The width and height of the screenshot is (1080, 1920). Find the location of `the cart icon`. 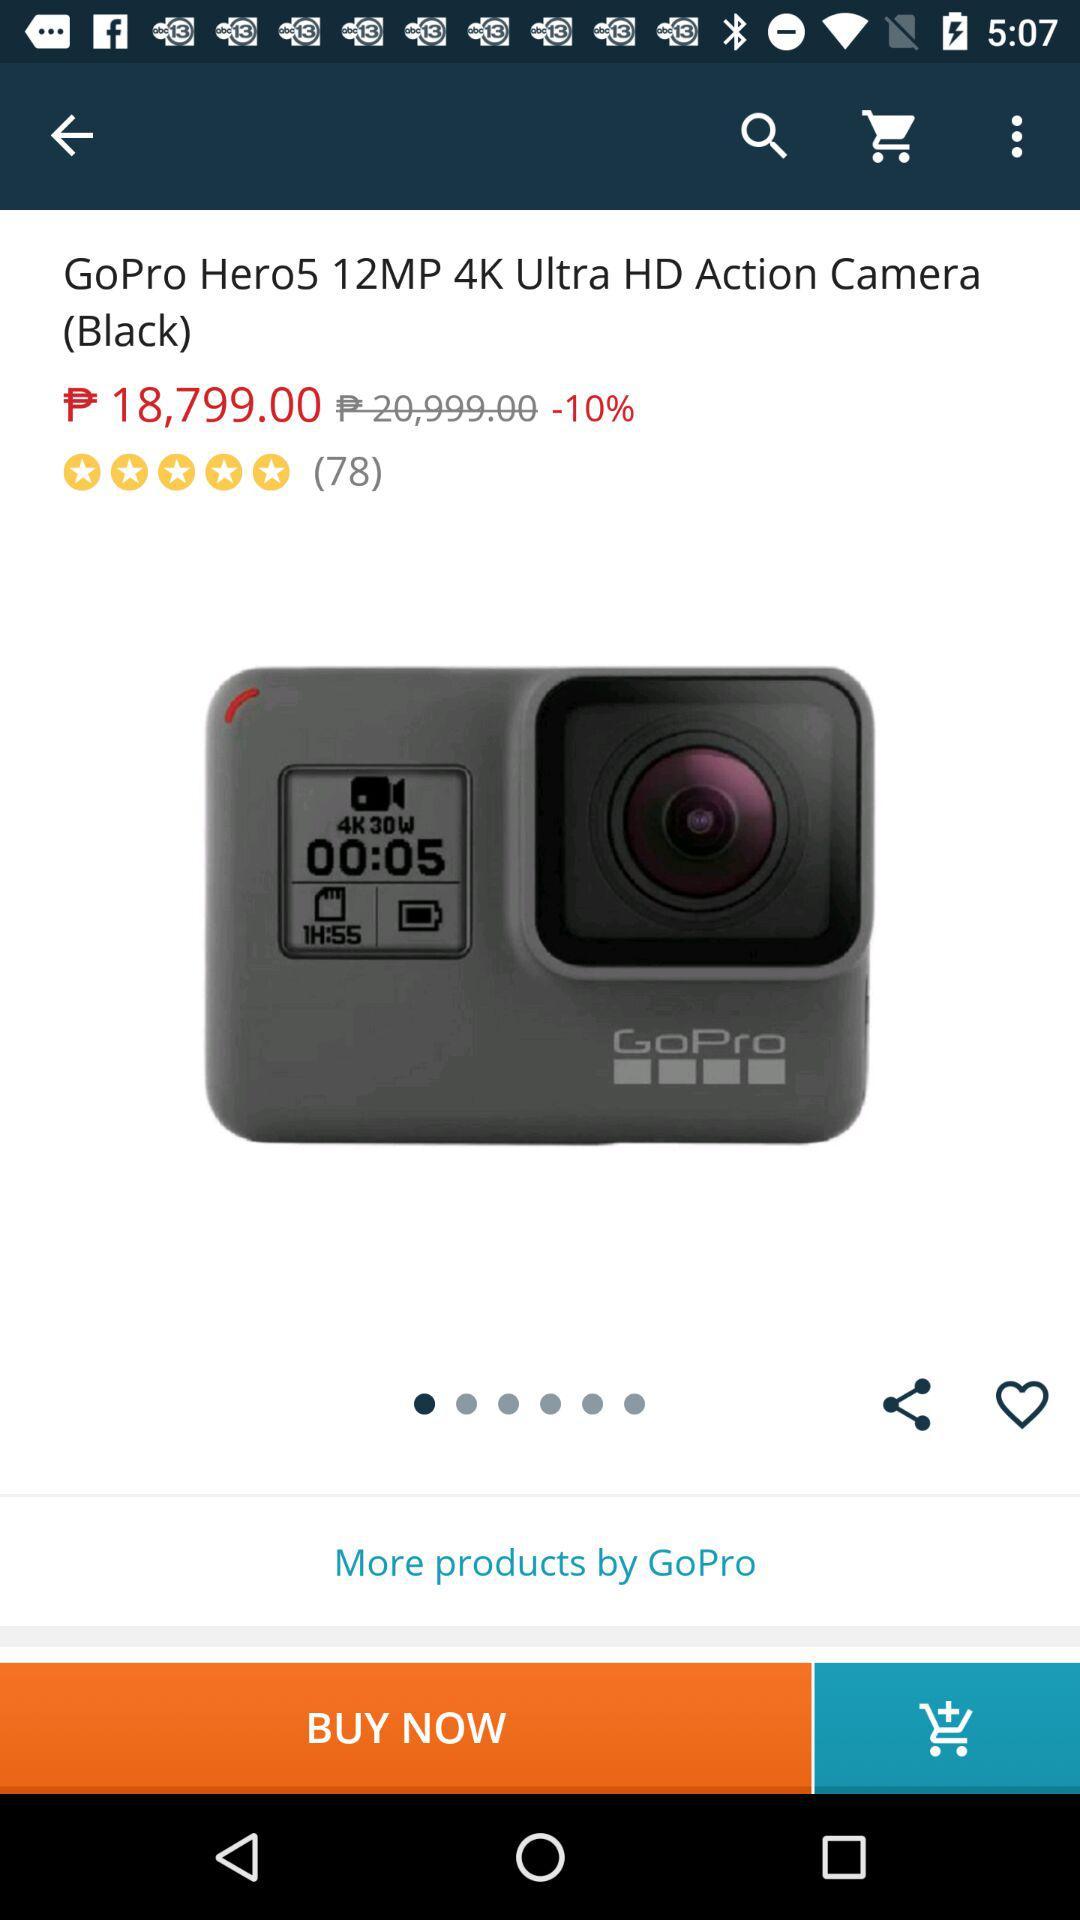

the cart icon is located at coordinates (946, 1727).